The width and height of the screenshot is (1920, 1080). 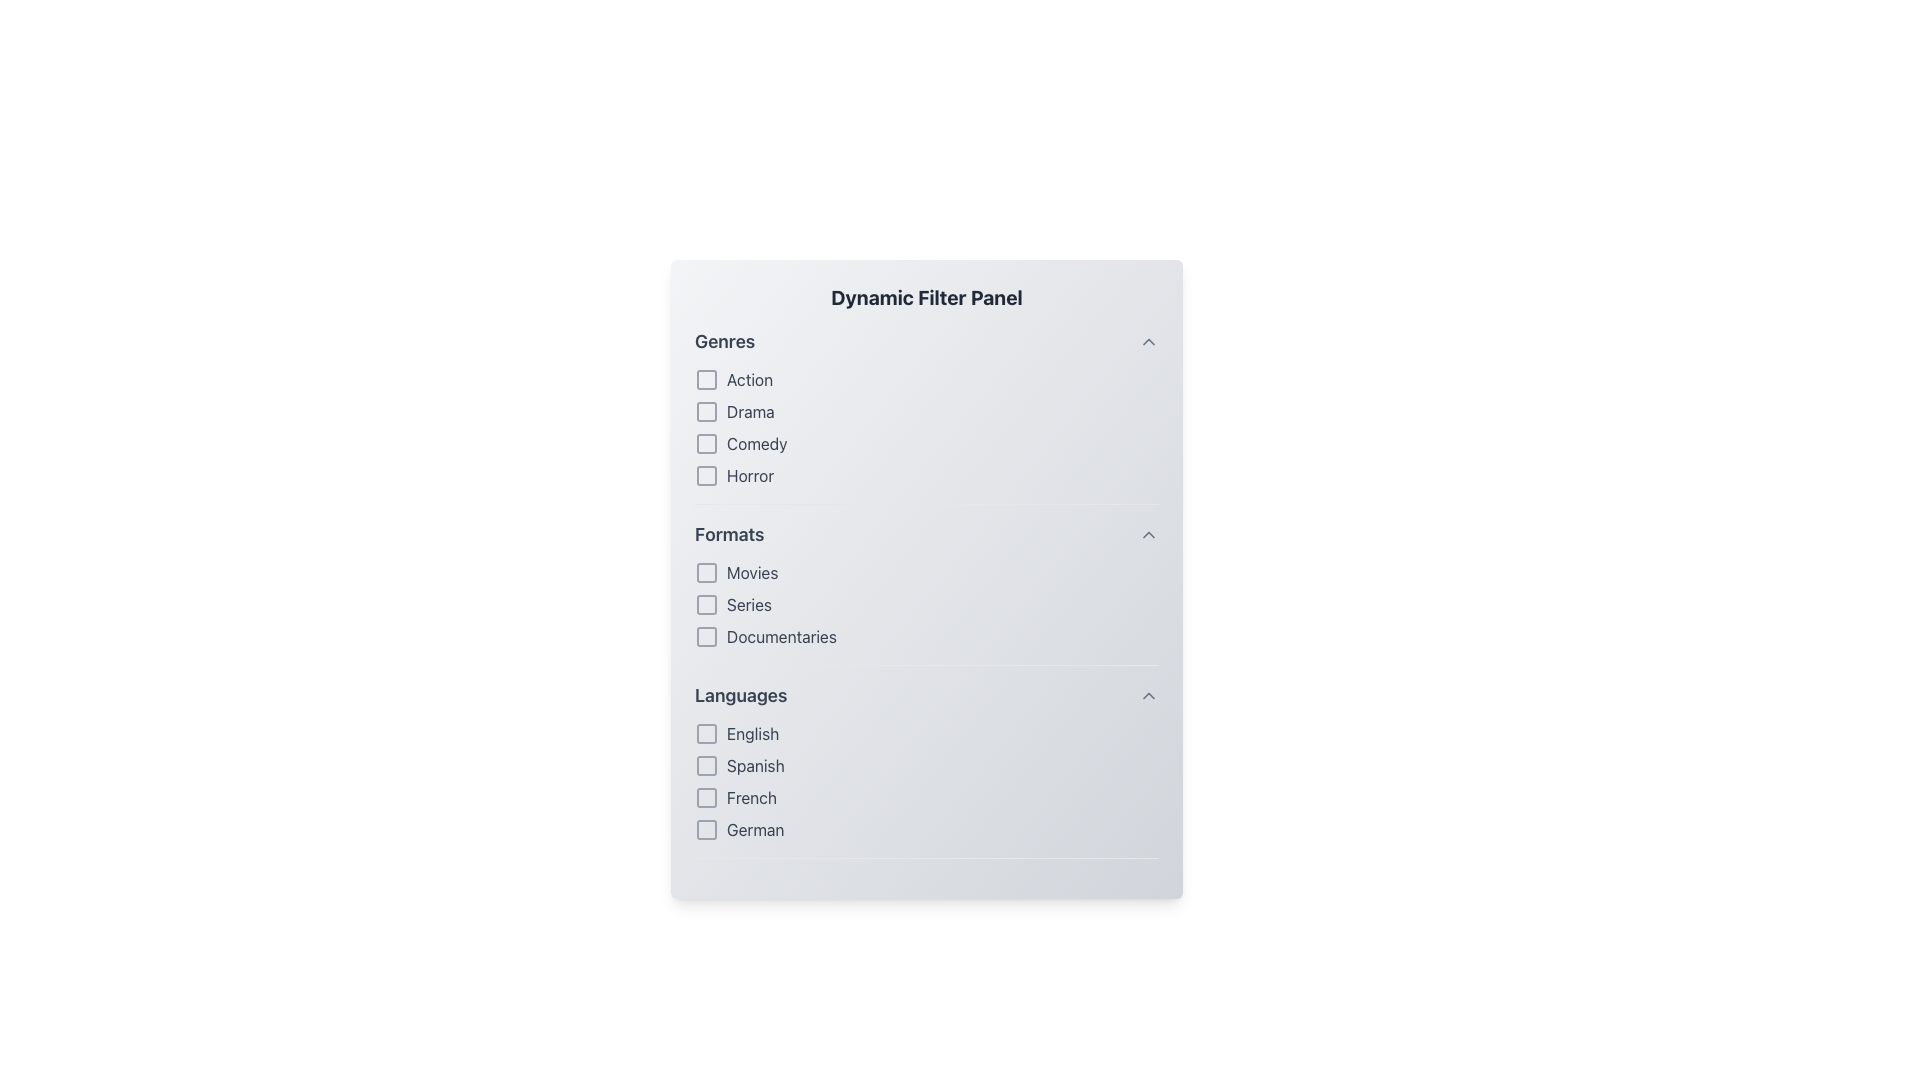 I want to click on the 'English' language text label located in the 'Languages' section of the filter panel, which is the first option in the list and follows the checkbox, so click(x=752, y=733).